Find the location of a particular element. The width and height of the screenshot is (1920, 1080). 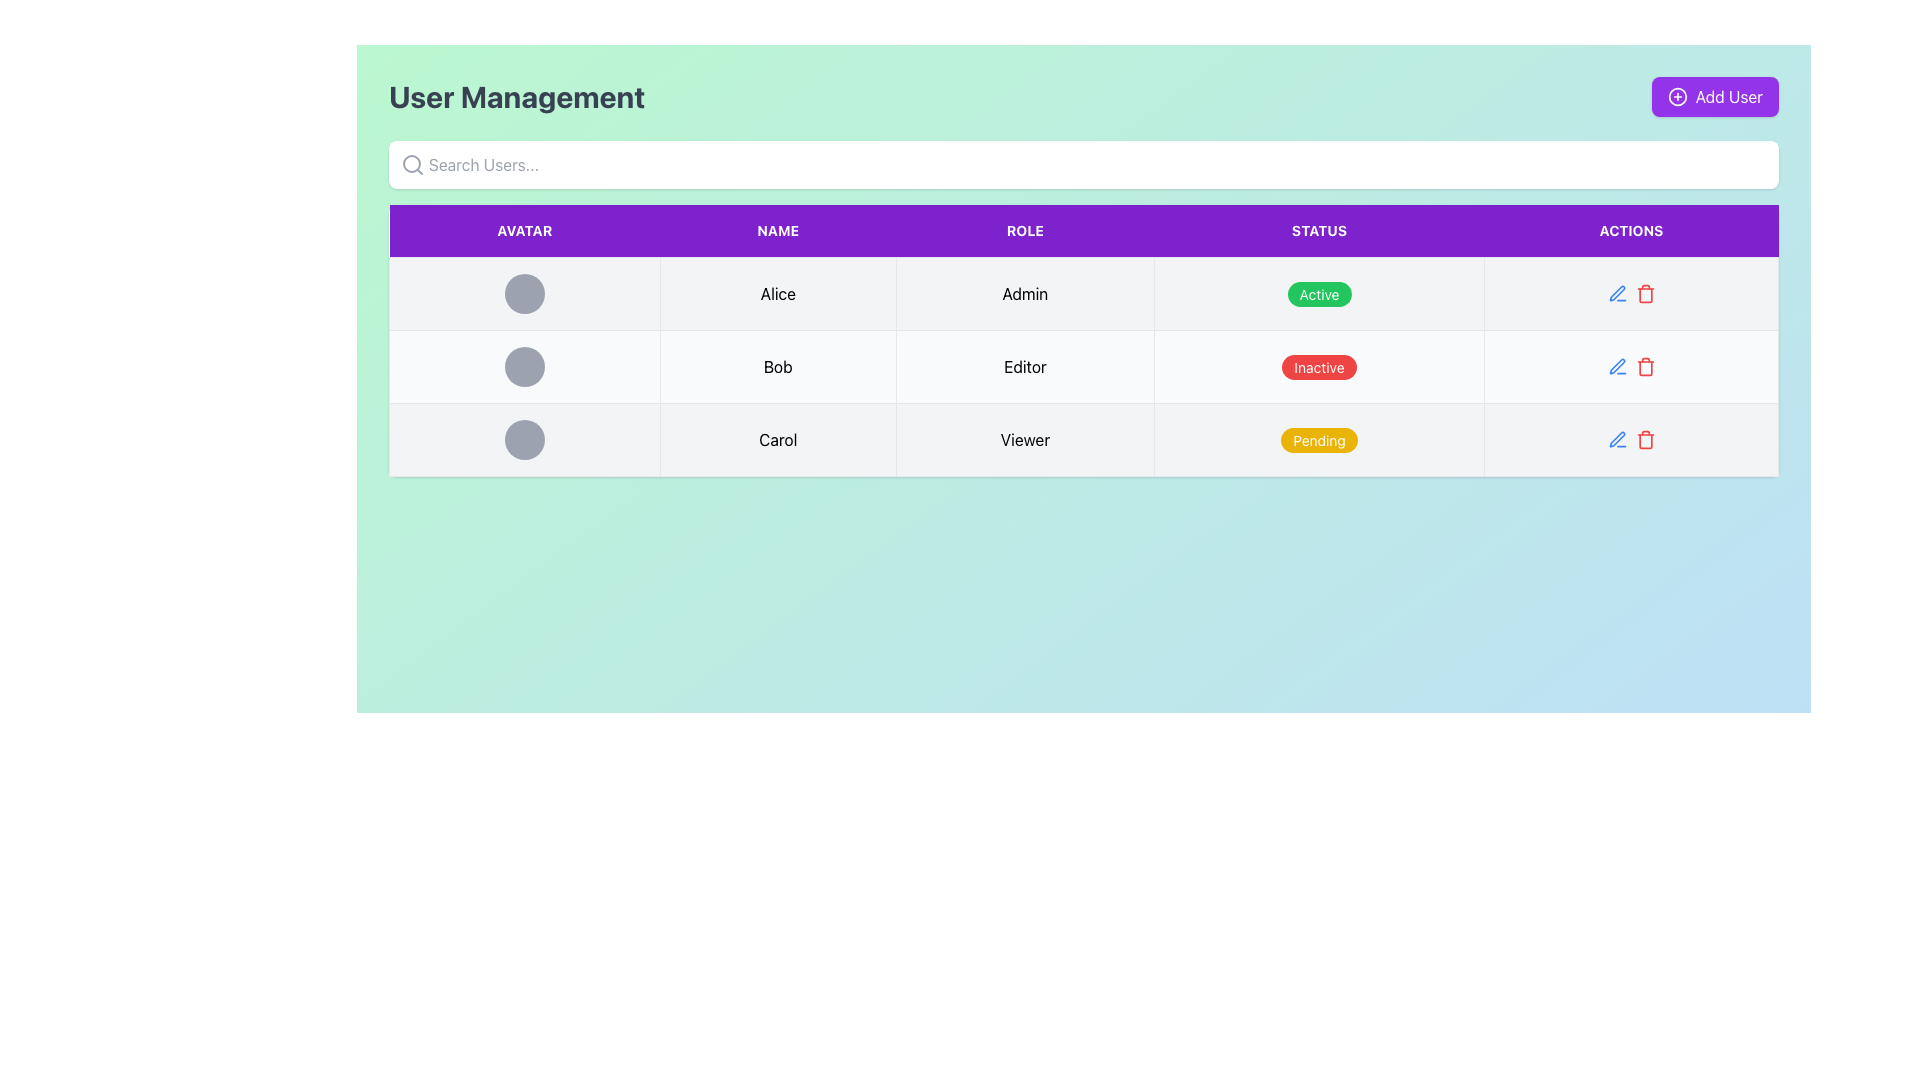

the 'Status' table header, which is the fourth header in the table, positioned after 'Avatar', 'Name', and 'Role', and before the 'Actions' header is located at coordinates (1319, 230).